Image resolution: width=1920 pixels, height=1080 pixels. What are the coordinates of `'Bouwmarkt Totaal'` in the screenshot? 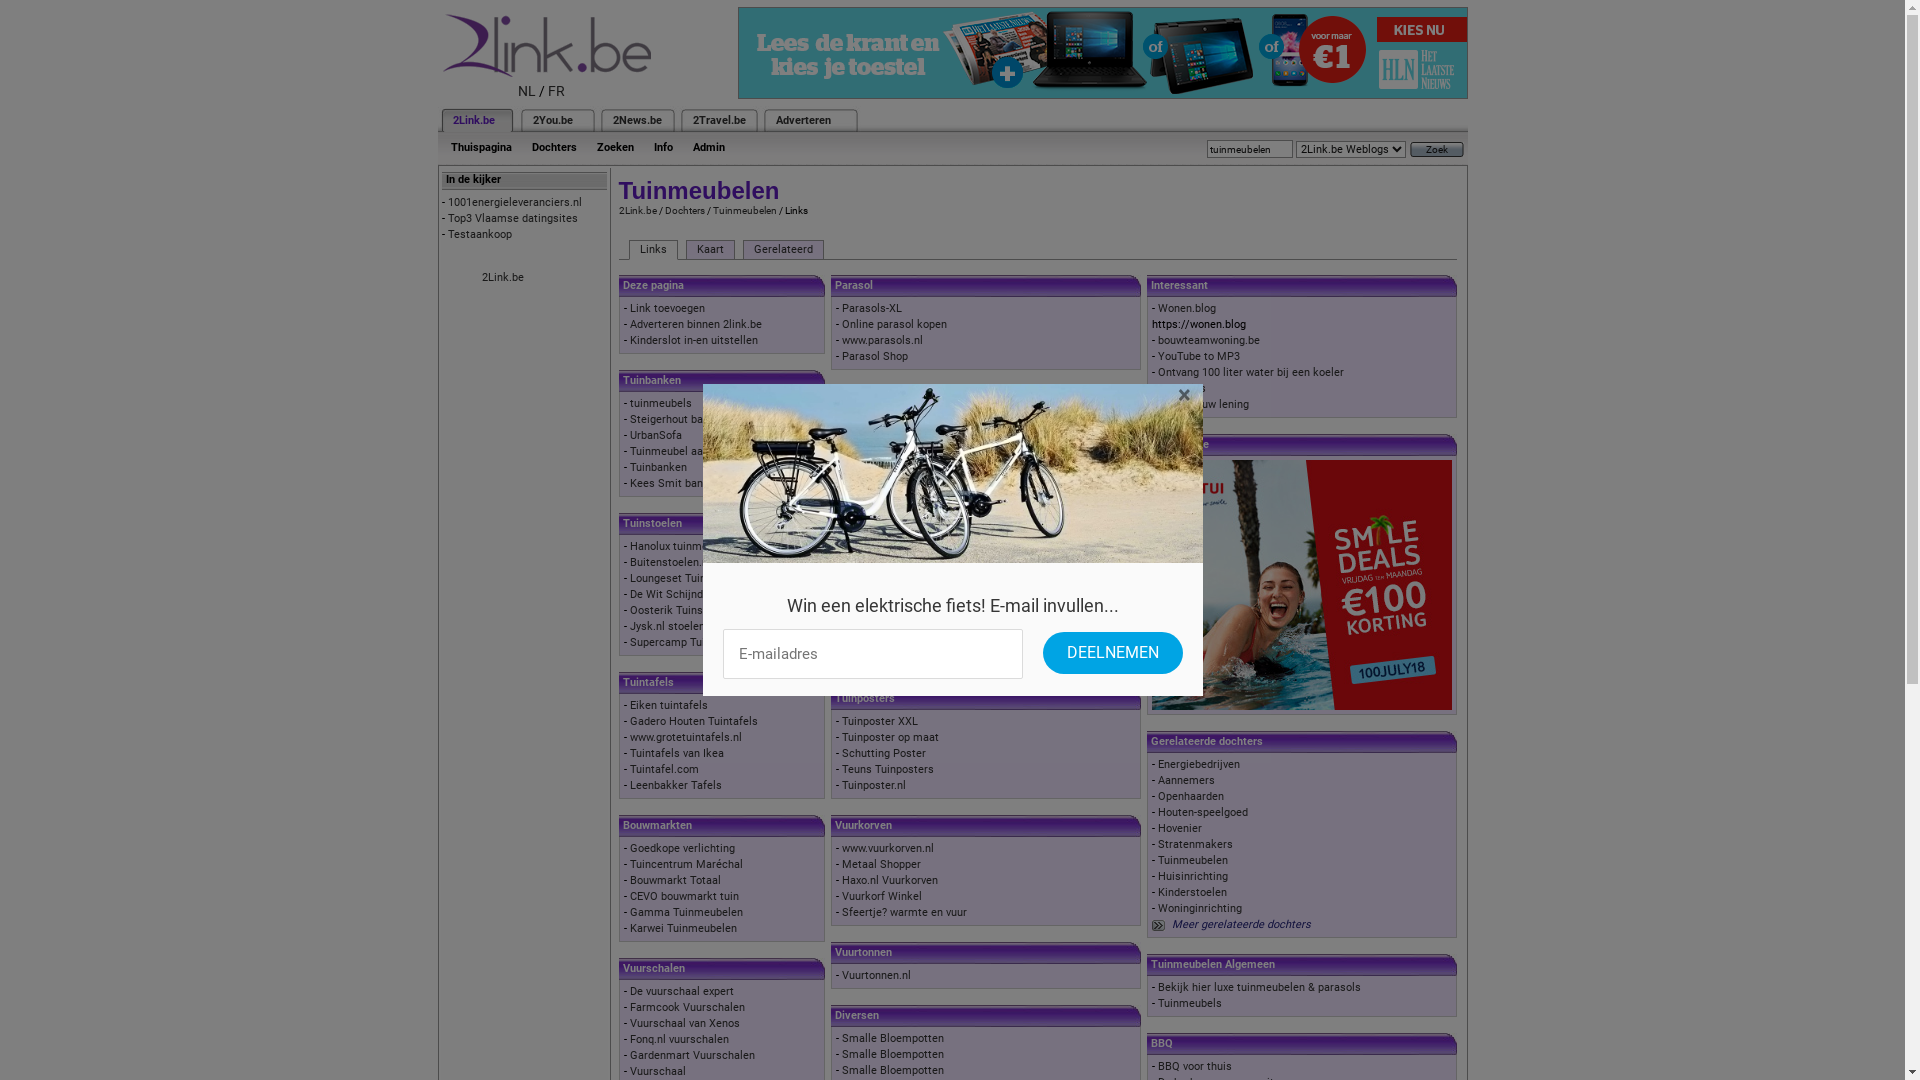 It's located at (628, 879).